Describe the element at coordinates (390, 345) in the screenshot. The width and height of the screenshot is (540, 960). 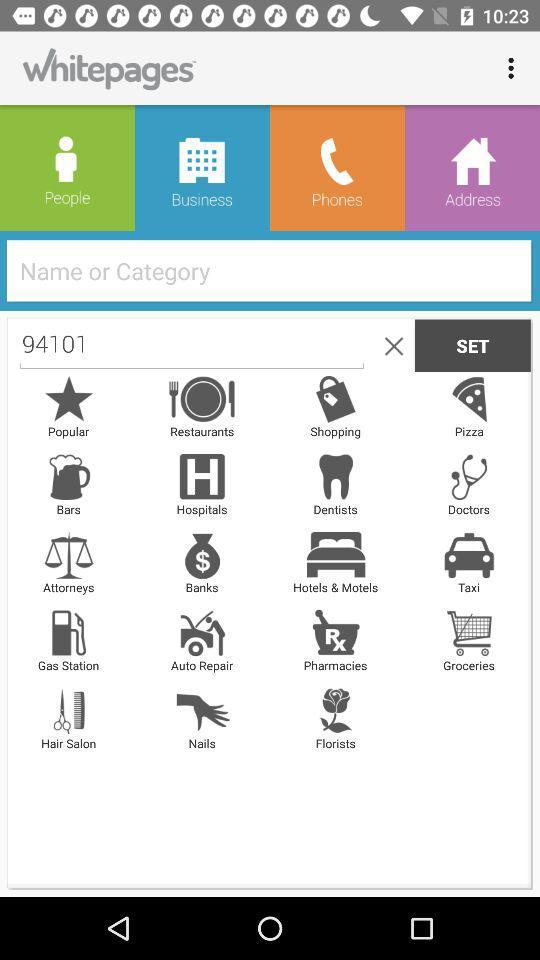
I see `the item to the right of 94101 icon` at that location.